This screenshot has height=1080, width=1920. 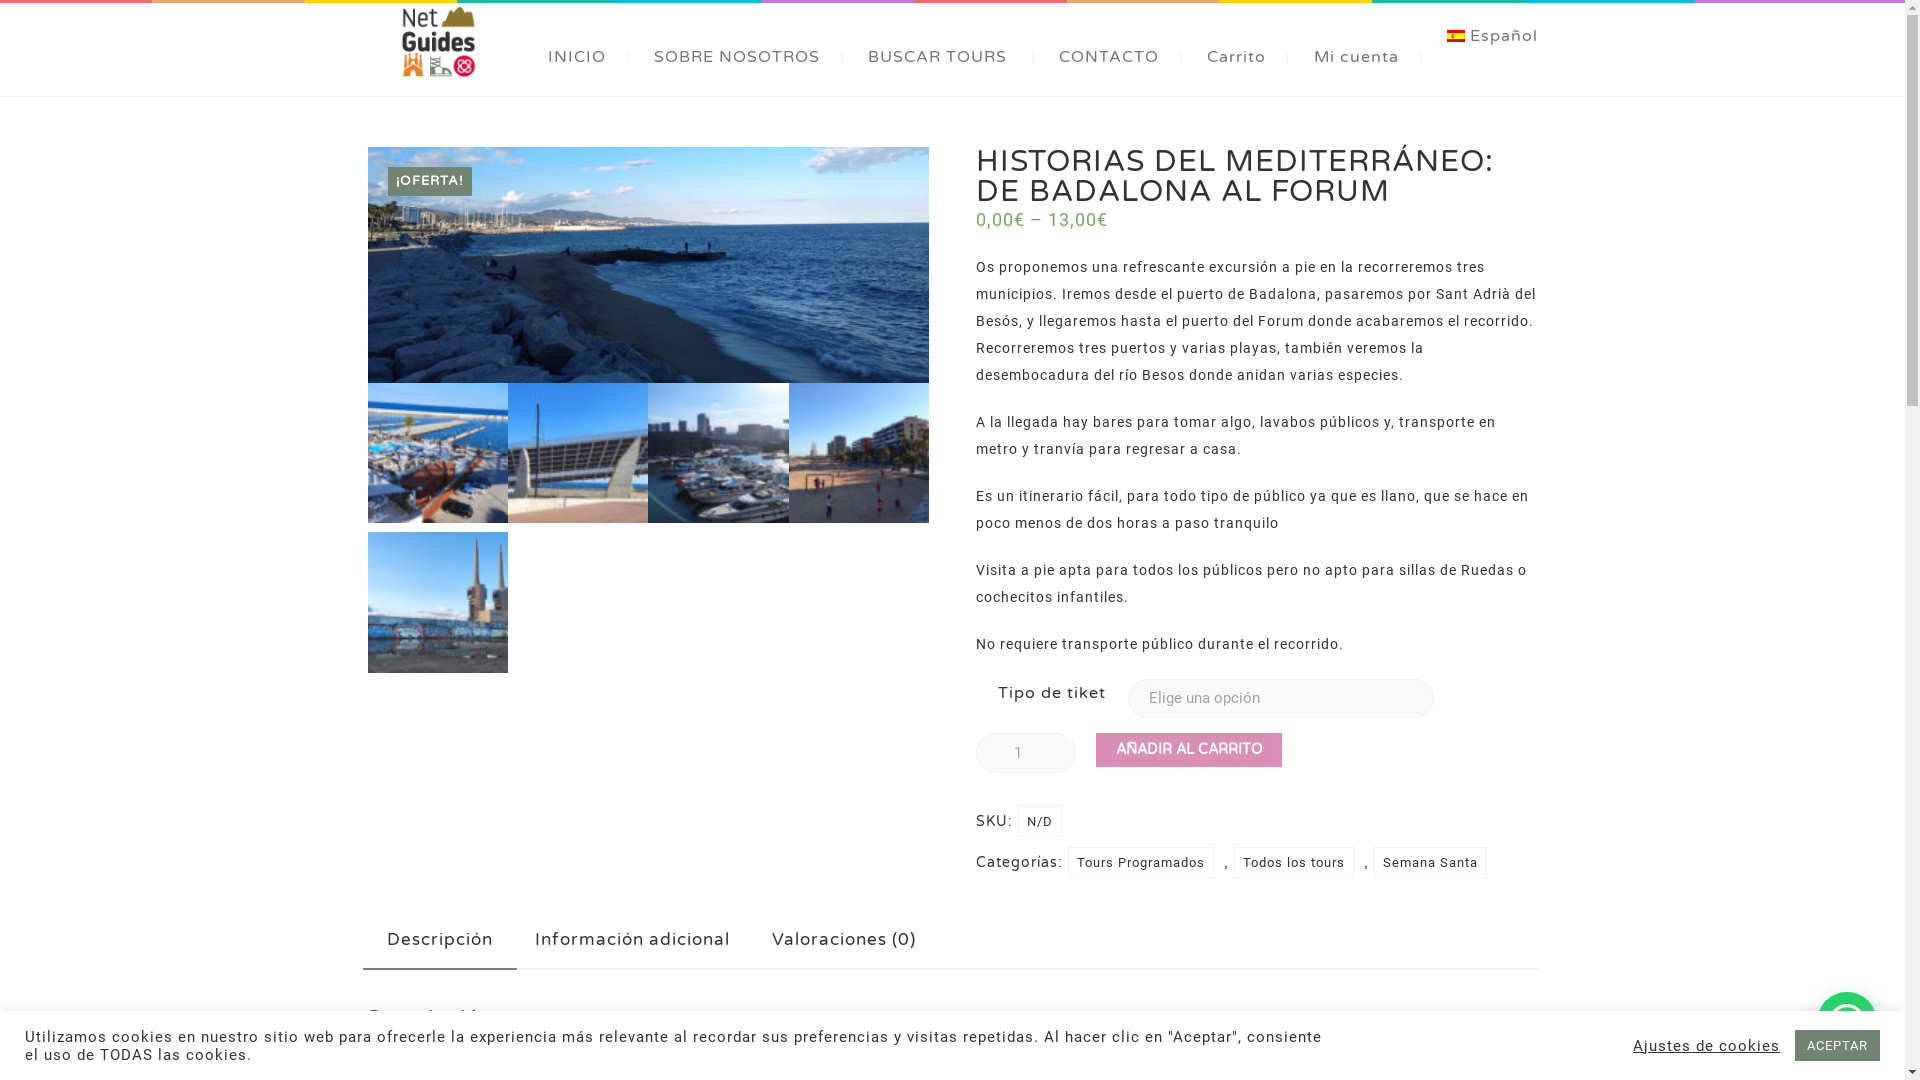 What do you see at coordinates (736, 56) in the screenshot?
I see `'SOBRE NOSOTROS'` at bounding box center [736, 56].